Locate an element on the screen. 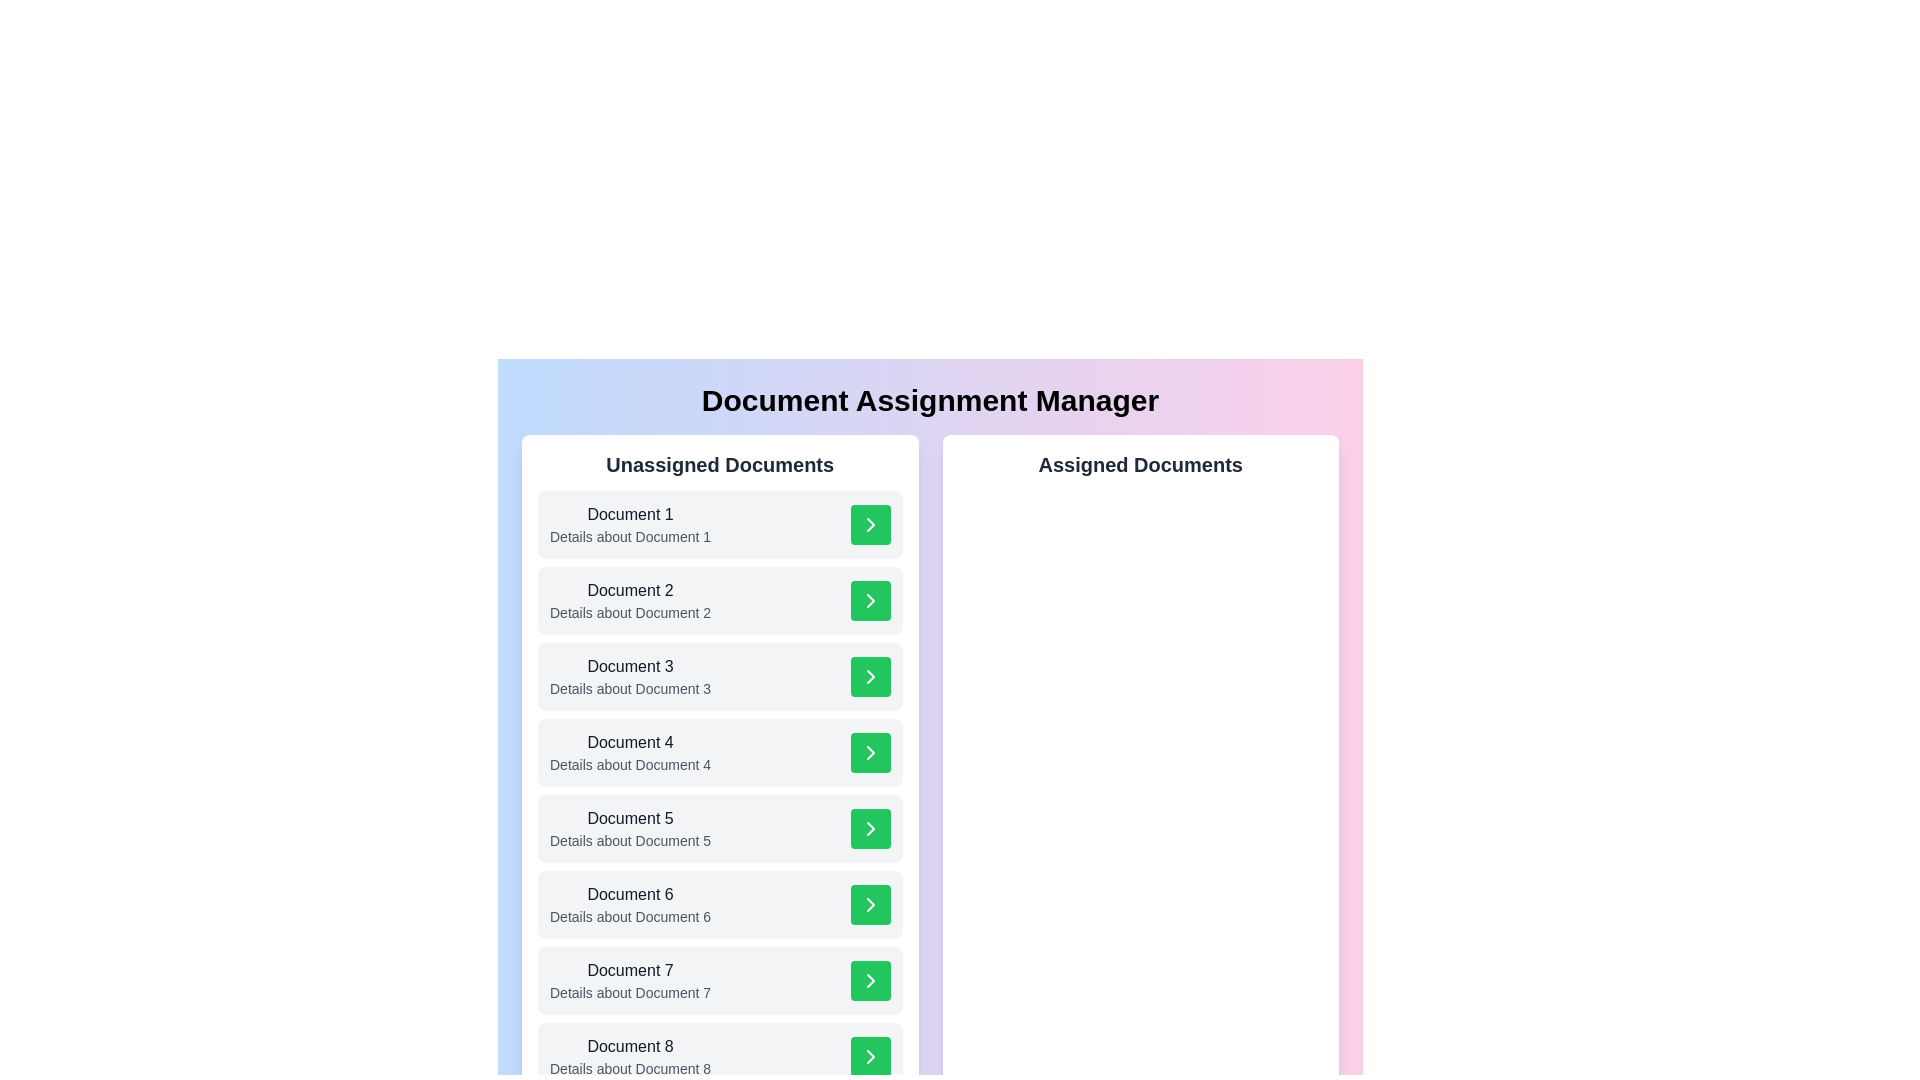 This screenshot has width=1920, height=1080. the right-pointing chevron icon styled in white, located on the green button for 'Document 7' in the 'Unassigned Documents' section is located at coordinates (870, 979).